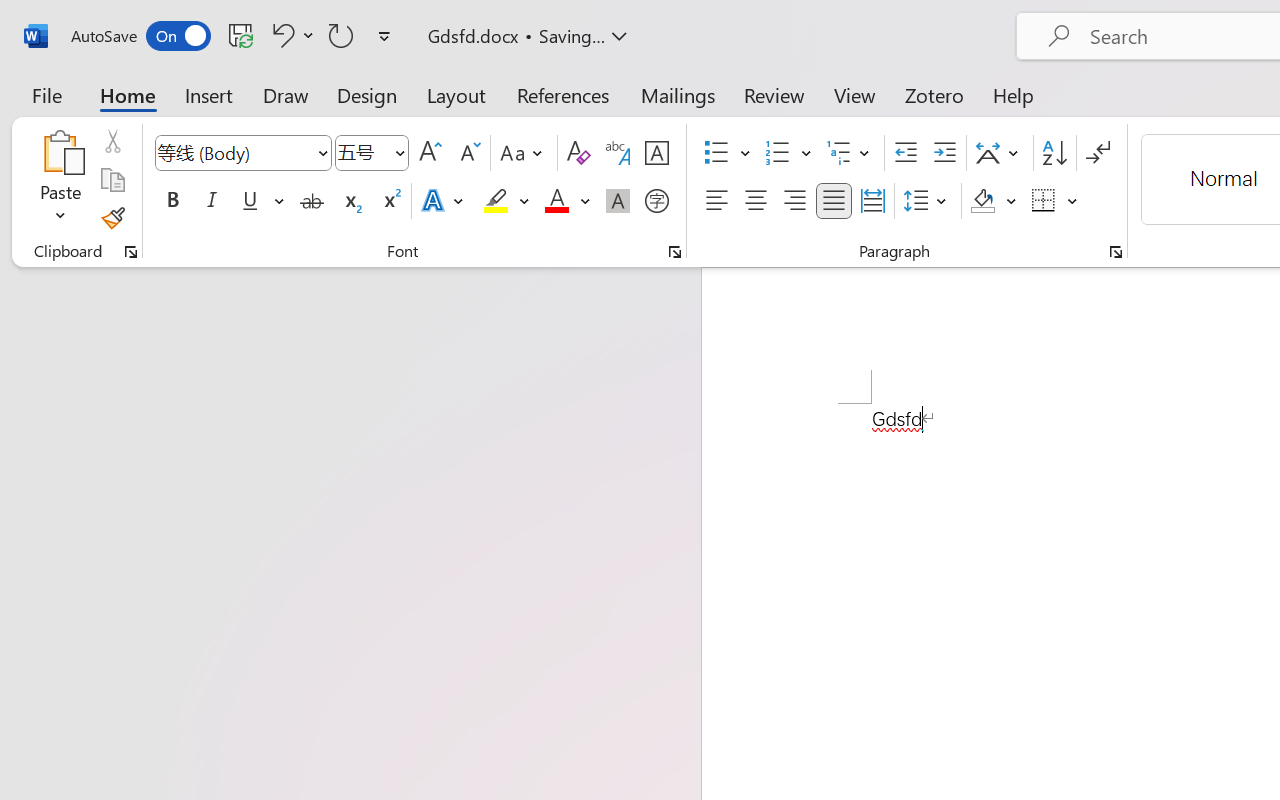 This screenshot has height=800, width=1280. I want to click on 'Shading', so click(993, 201).